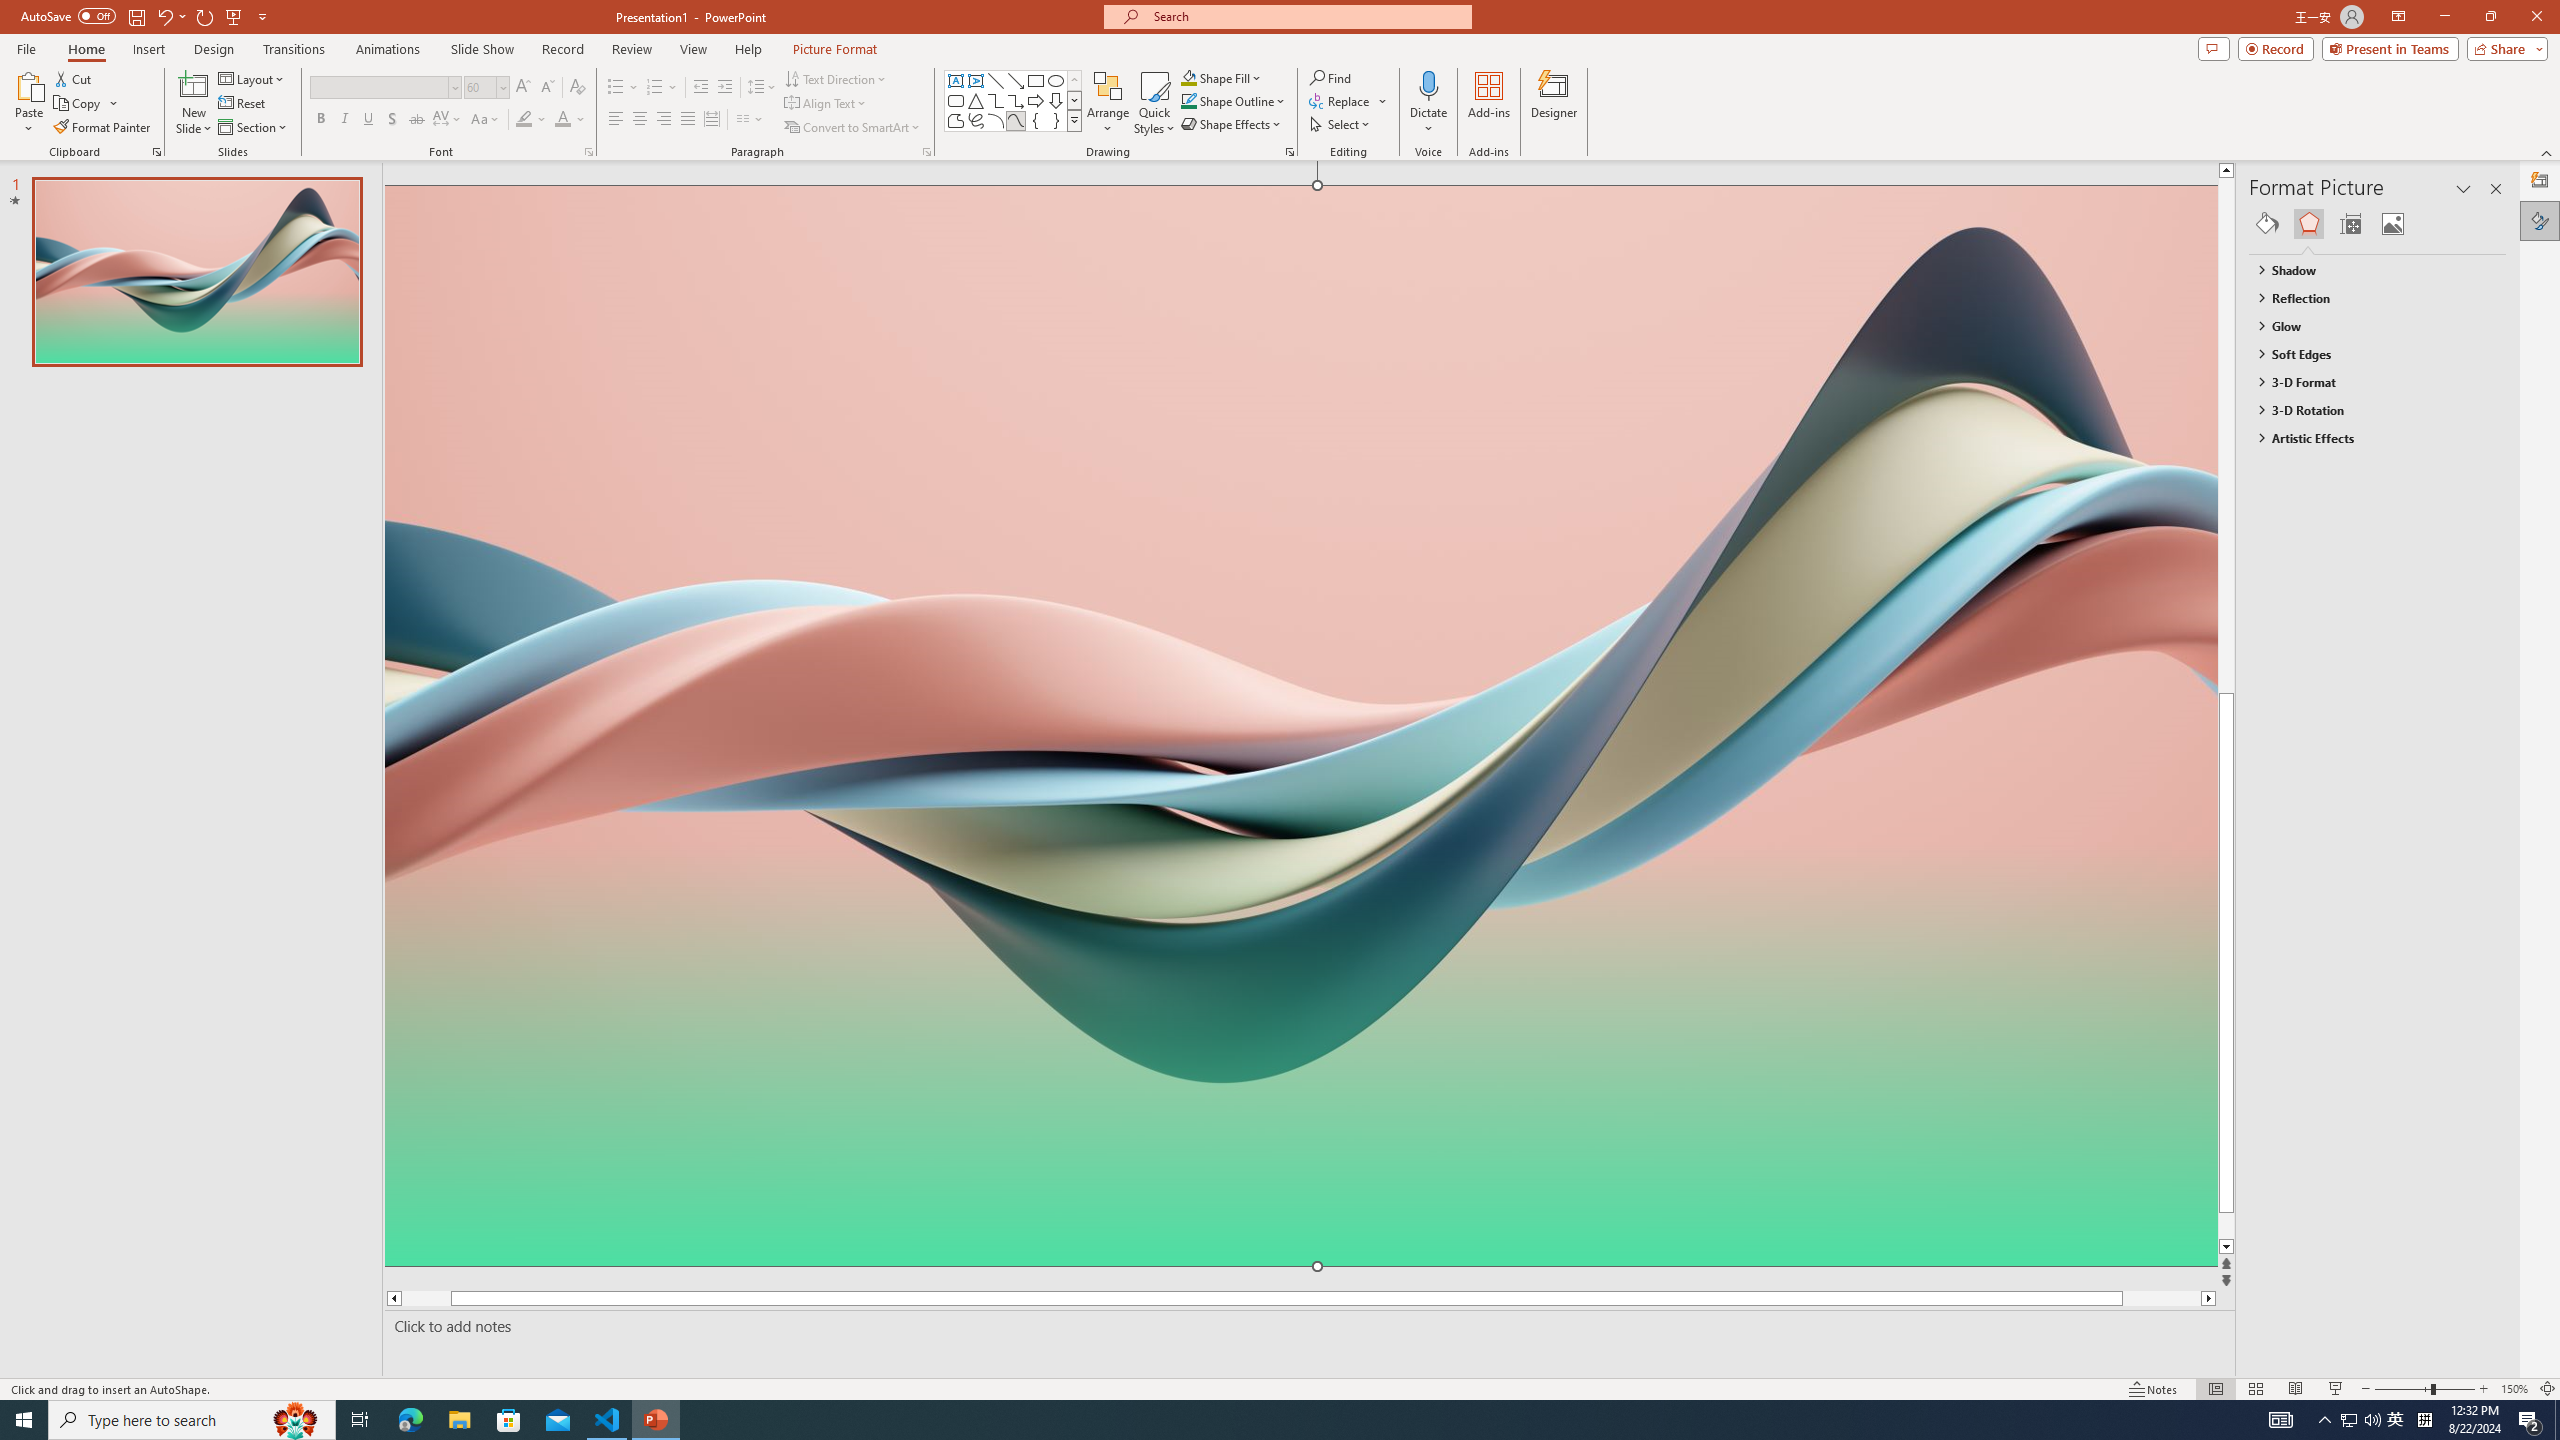  I want to click on 'Effects', so click(2308, 222).